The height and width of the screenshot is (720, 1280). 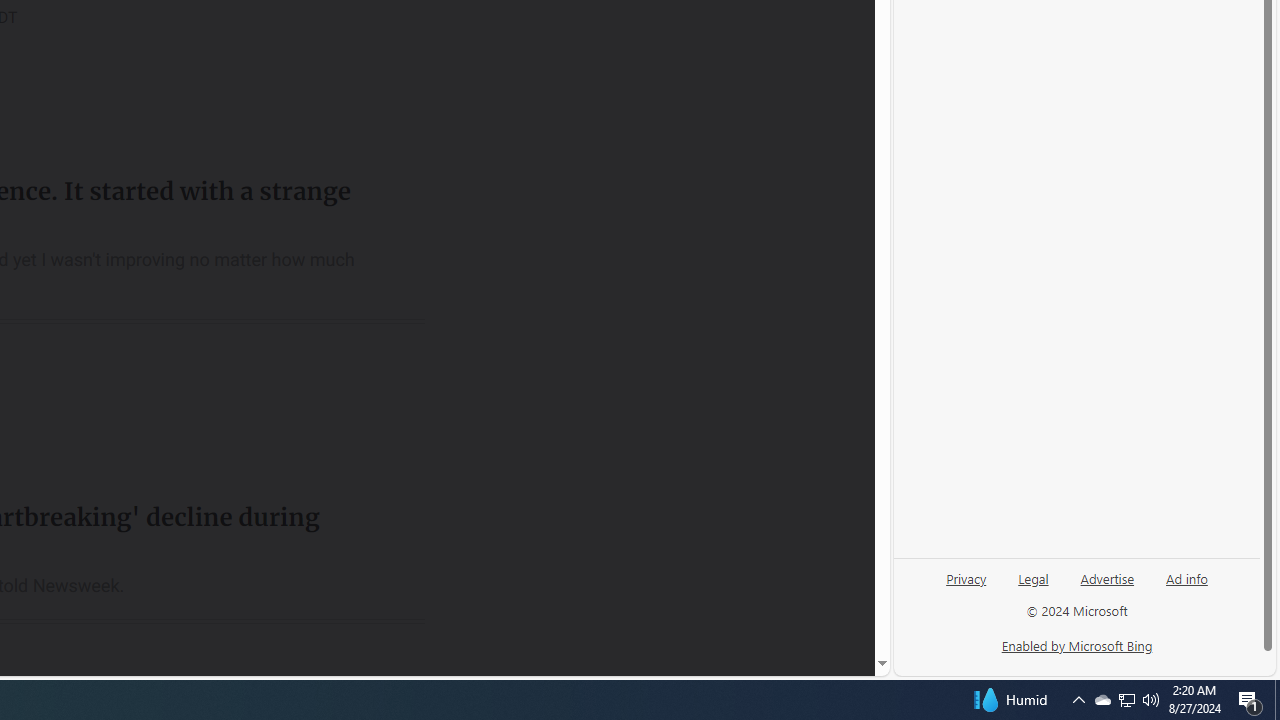 I want to click on 'Advertise', so click(x=1106, y=577).